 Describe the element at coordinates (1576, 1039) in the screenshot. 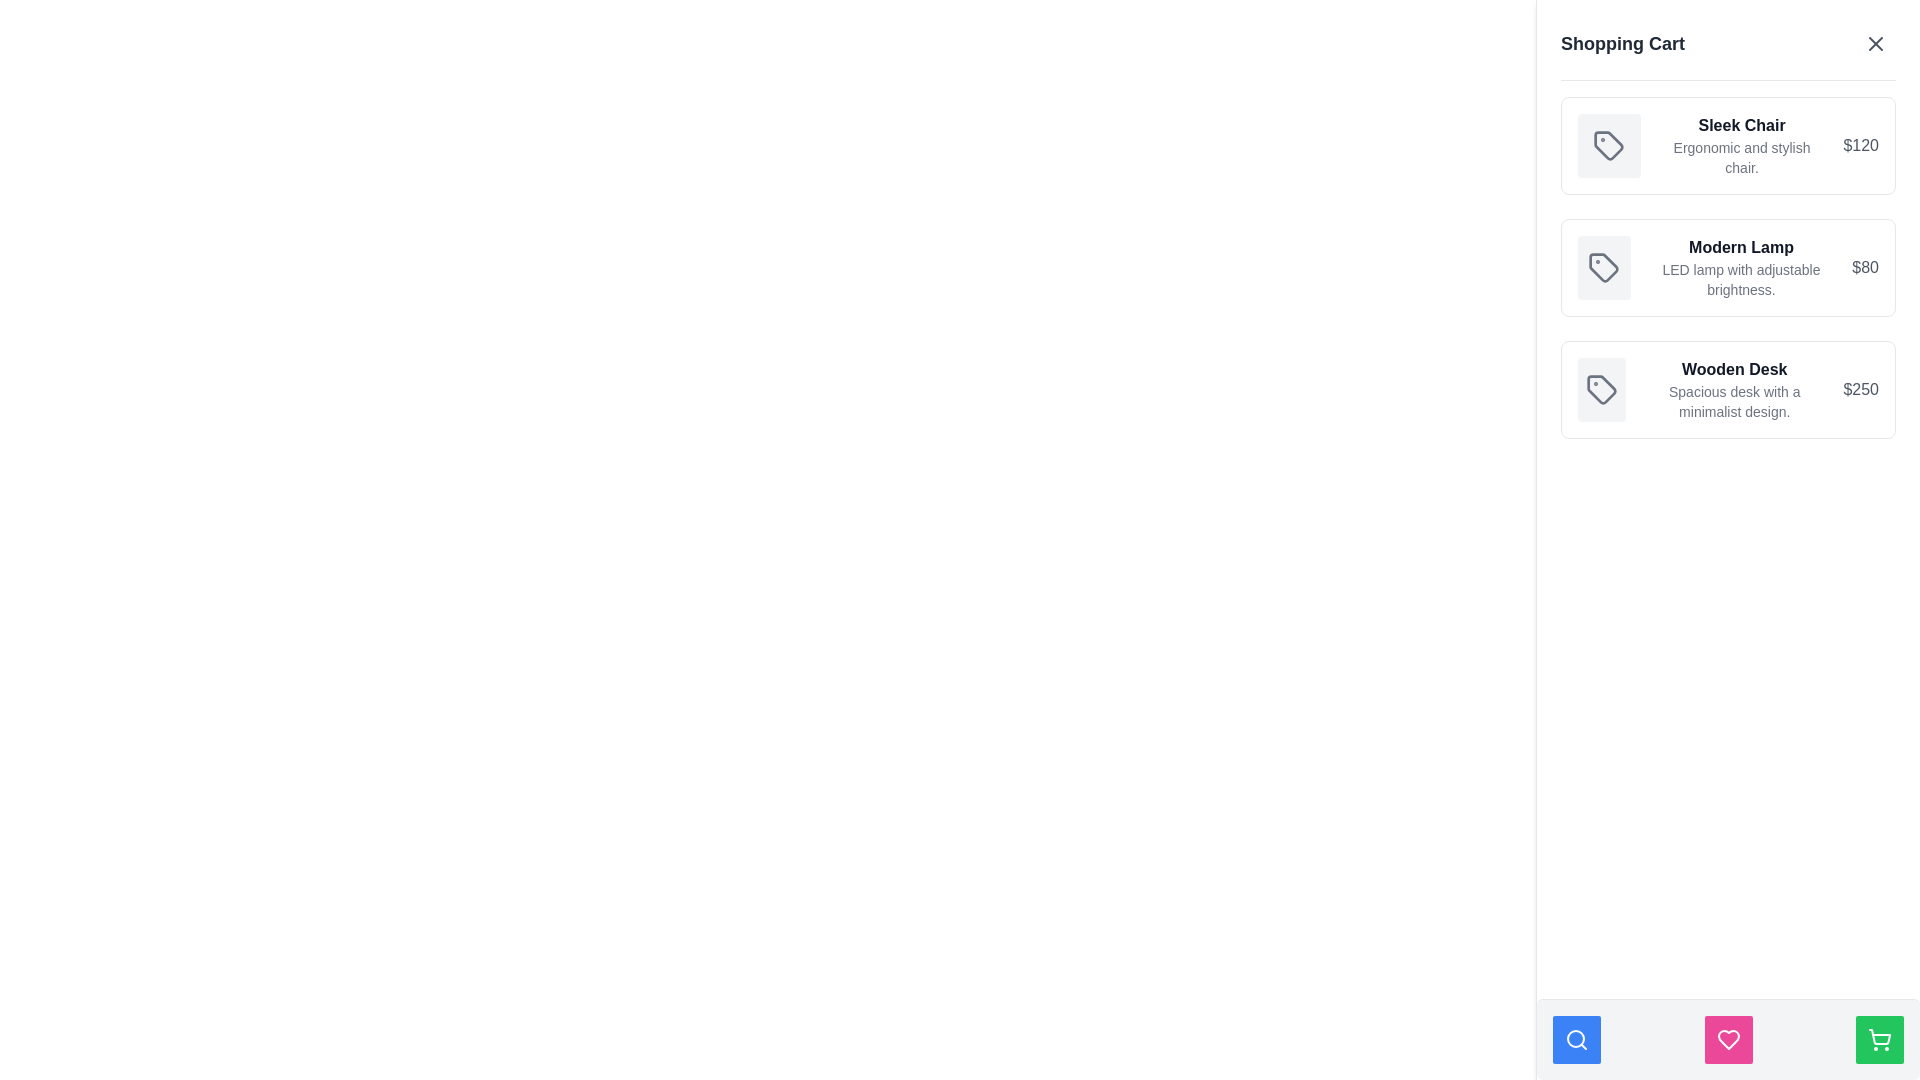

I see `the search button icon located in the bottom navigation bar by` at that location.